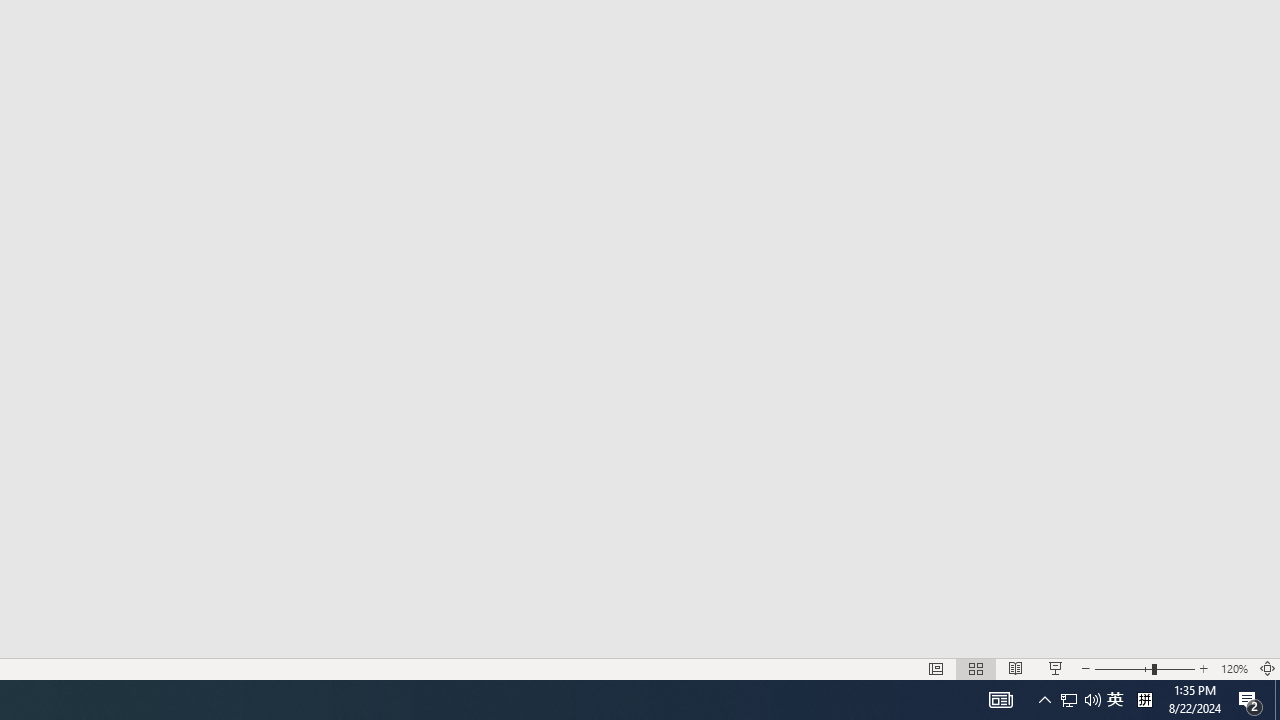 The width and height of the screenshot is (1280, 720). I want to click on 'Zoom to Fit ', so click(1266, 669).